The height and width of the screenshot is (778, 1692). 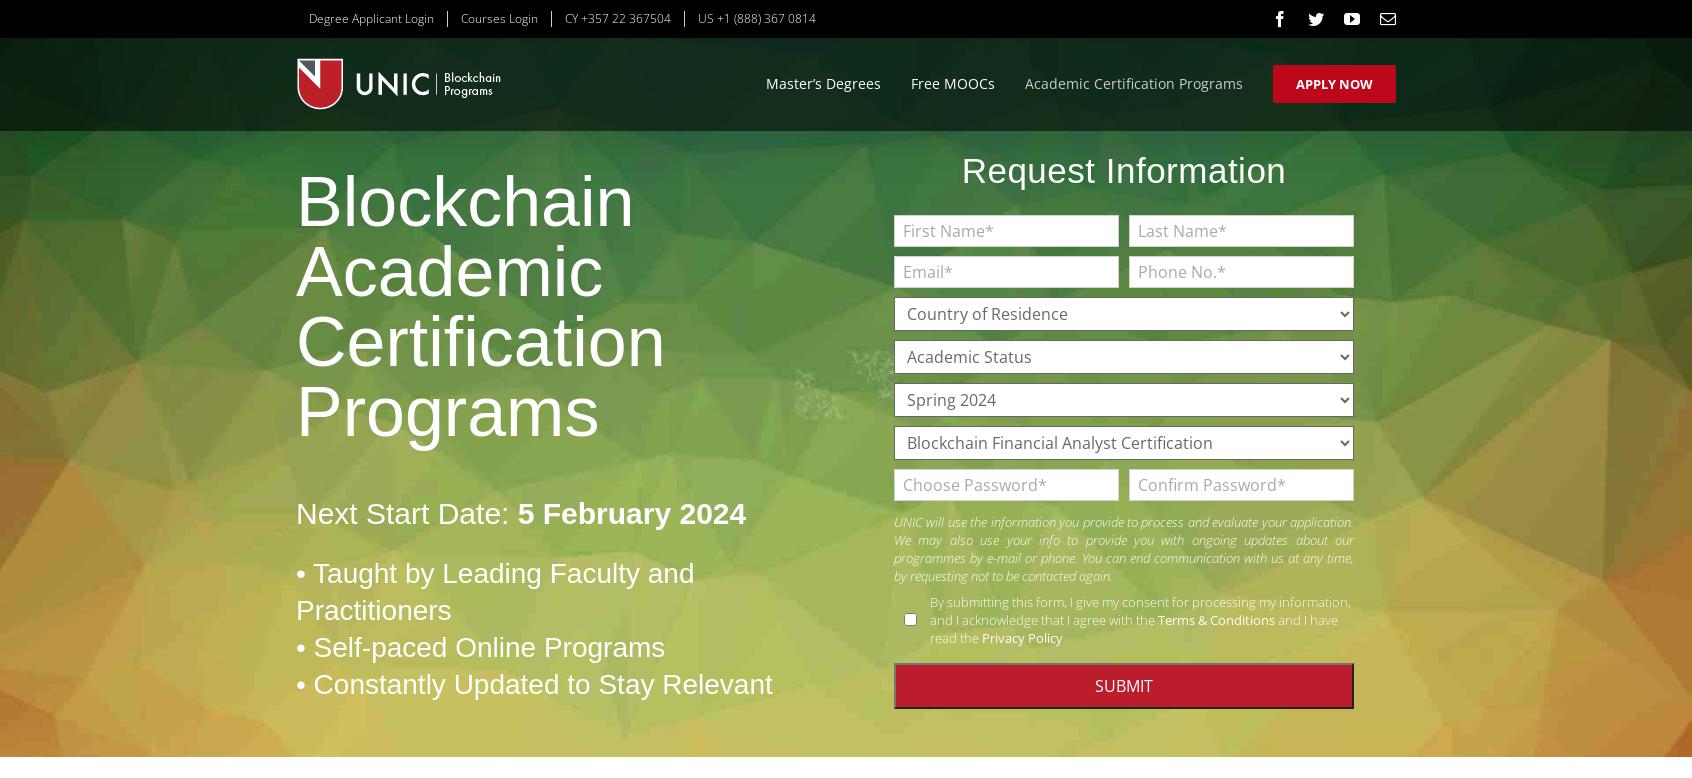 I want to click on '• Self-paced Online Programs', so click(x=479, y=646).